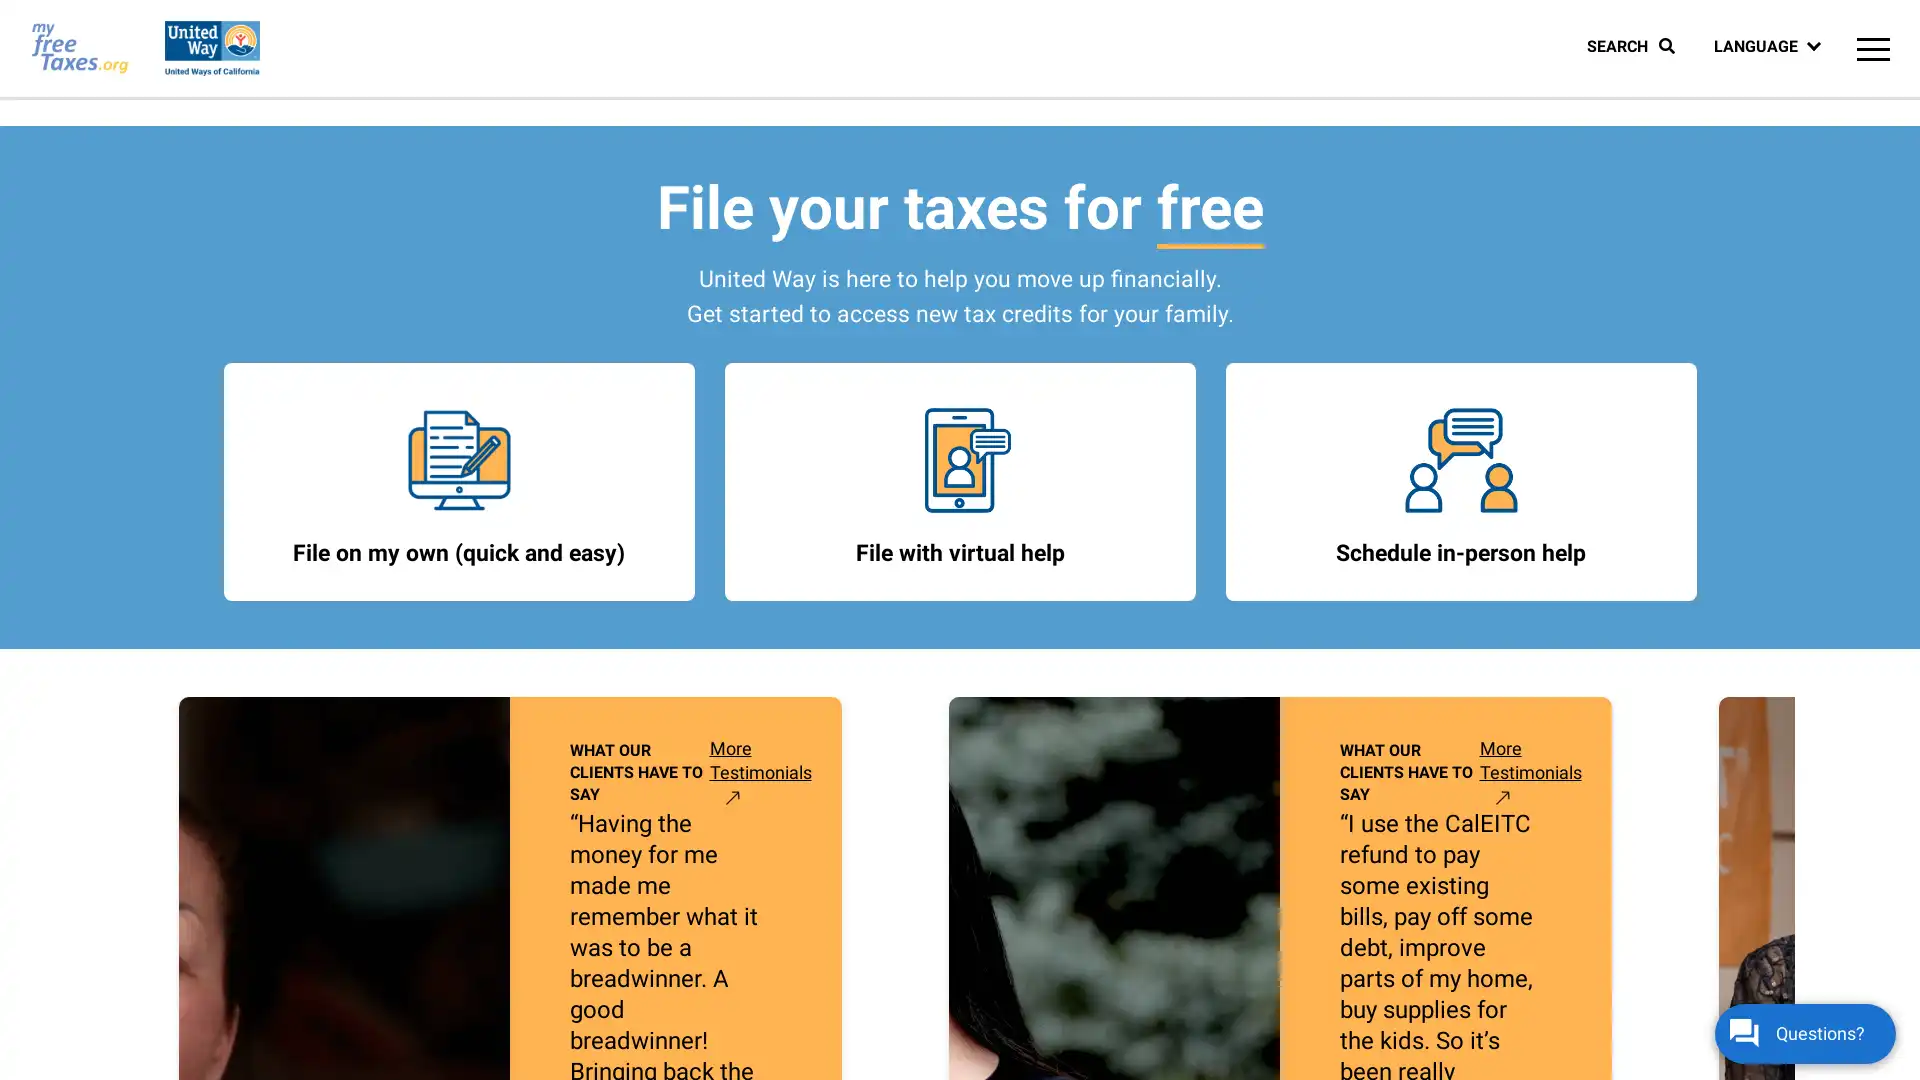 This screenshot has width=1920, height=1080. What do you see at coordinates (1805, 1033) in the screenshot?
I see `Questions?` at bounding box center [1805, 1033].